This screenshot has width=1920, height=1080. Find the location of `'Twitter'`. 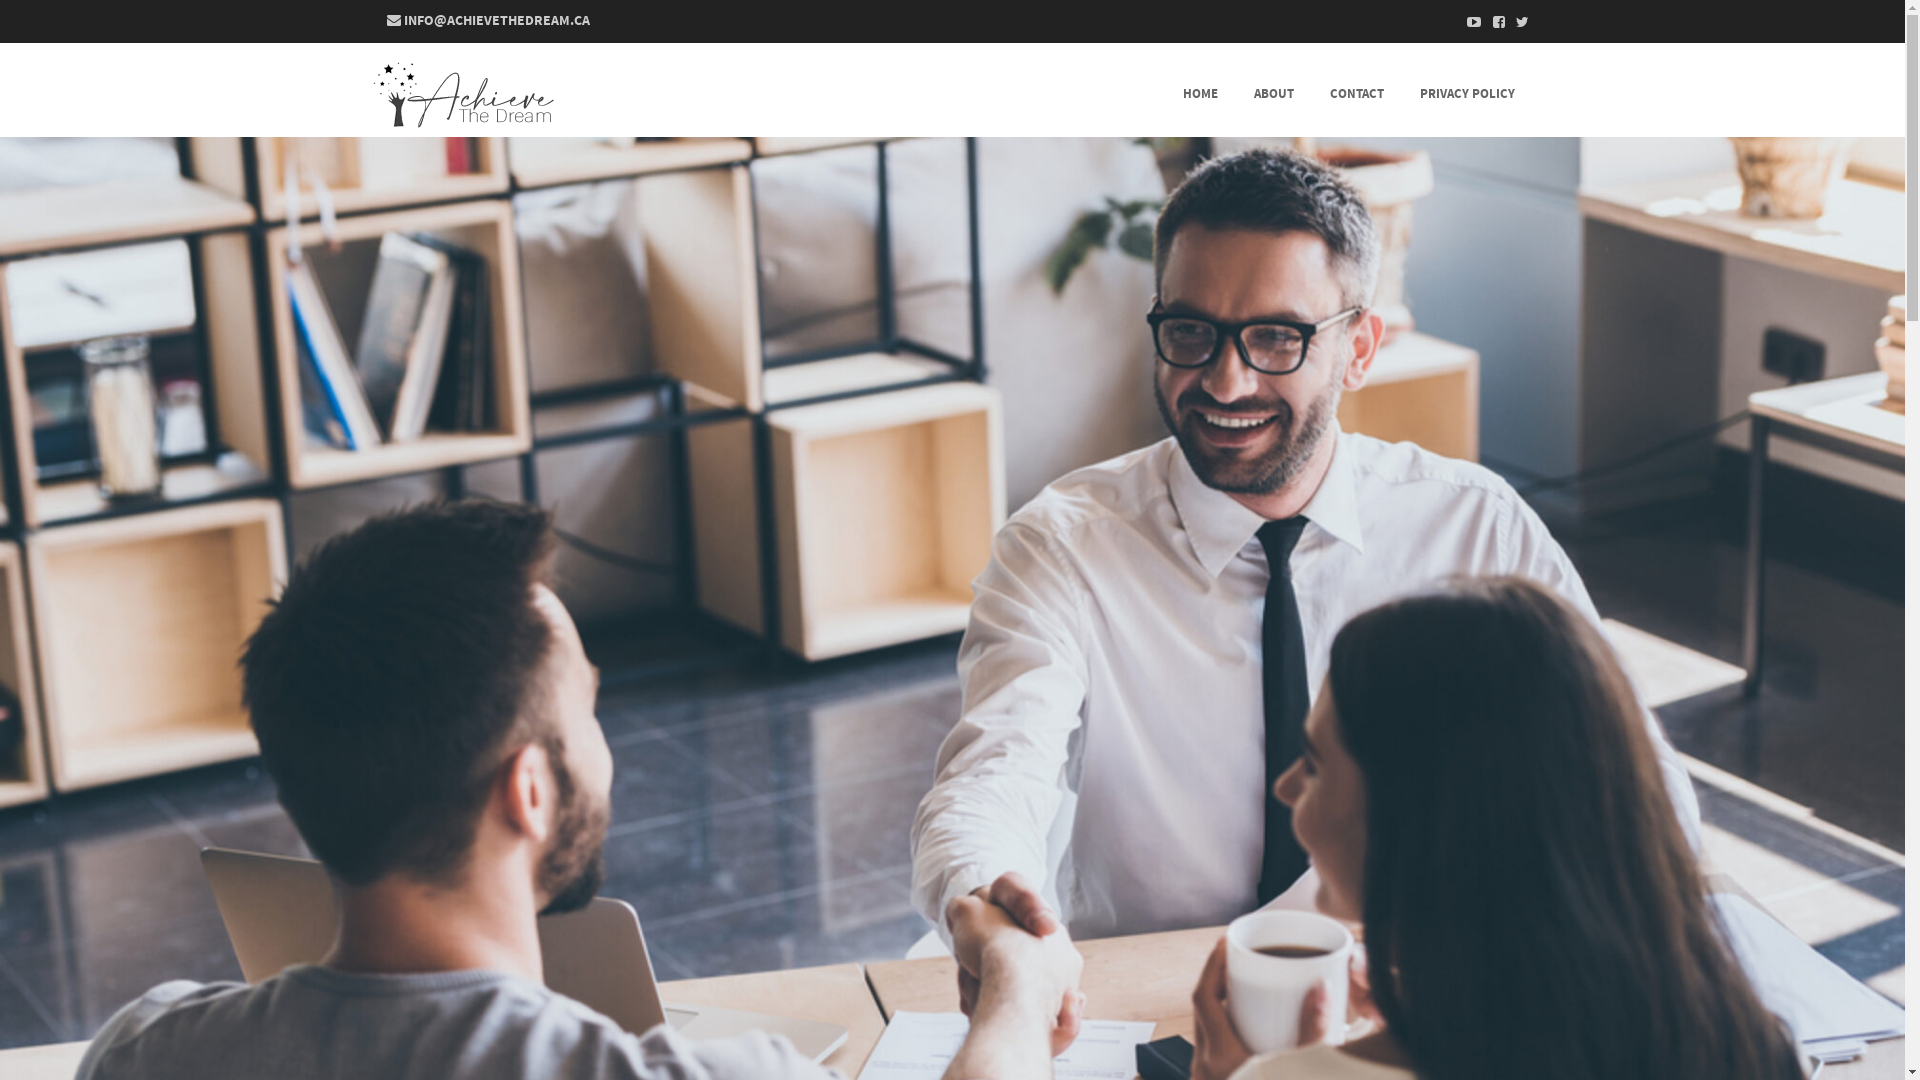

'Twitter' is located at coordinates (1516, 22).